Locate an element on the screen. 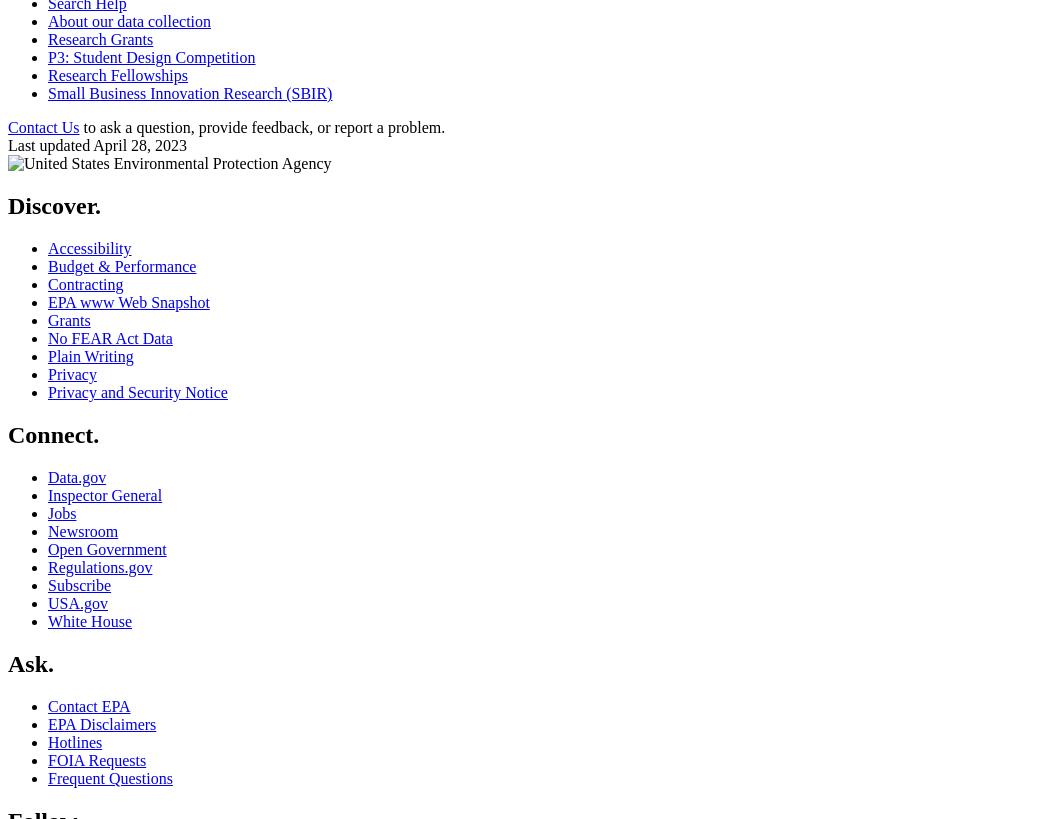 The height and width of the screenshot is (819, 1050). 'Last updated April 28, 2023' is located at coordinates (97, 144).